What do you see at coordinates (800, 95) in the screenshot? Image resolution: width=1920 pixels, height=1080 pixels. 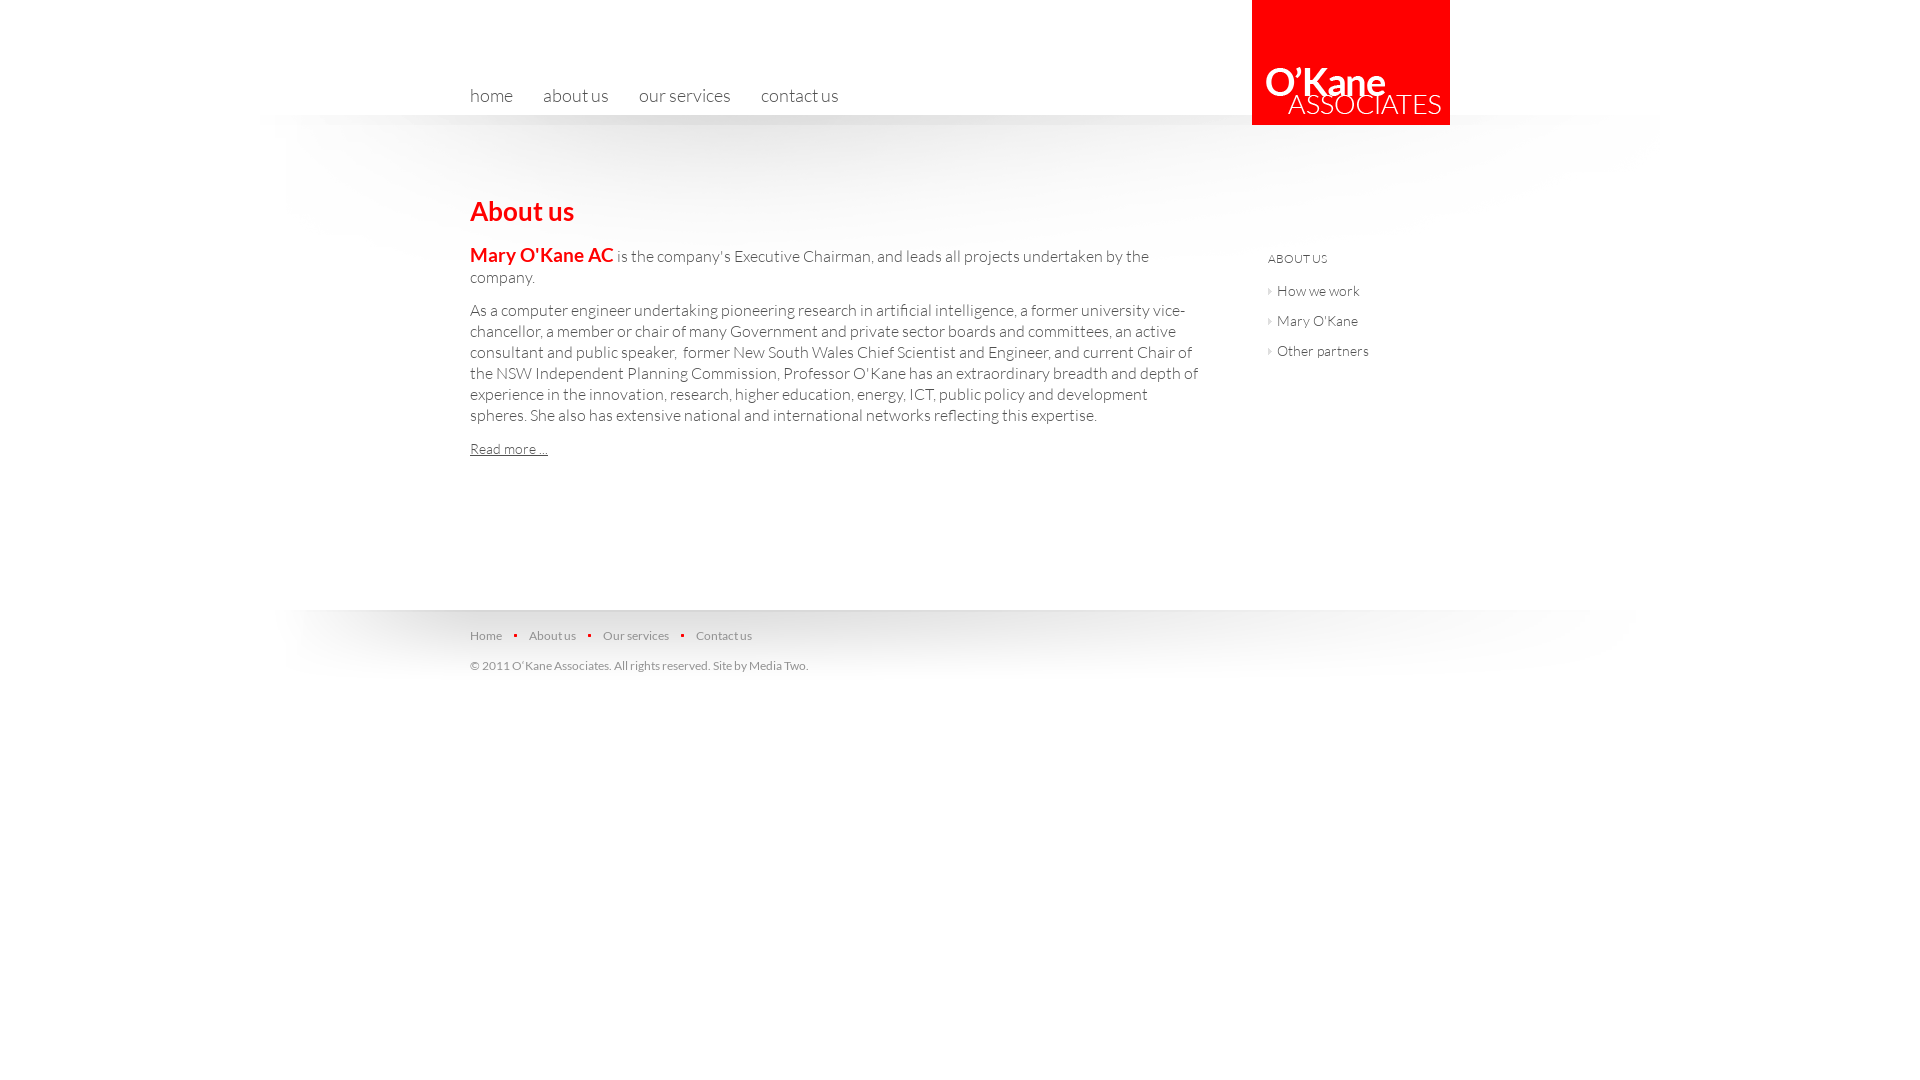 I see `'contact us'` at bounding box center [800, 95].